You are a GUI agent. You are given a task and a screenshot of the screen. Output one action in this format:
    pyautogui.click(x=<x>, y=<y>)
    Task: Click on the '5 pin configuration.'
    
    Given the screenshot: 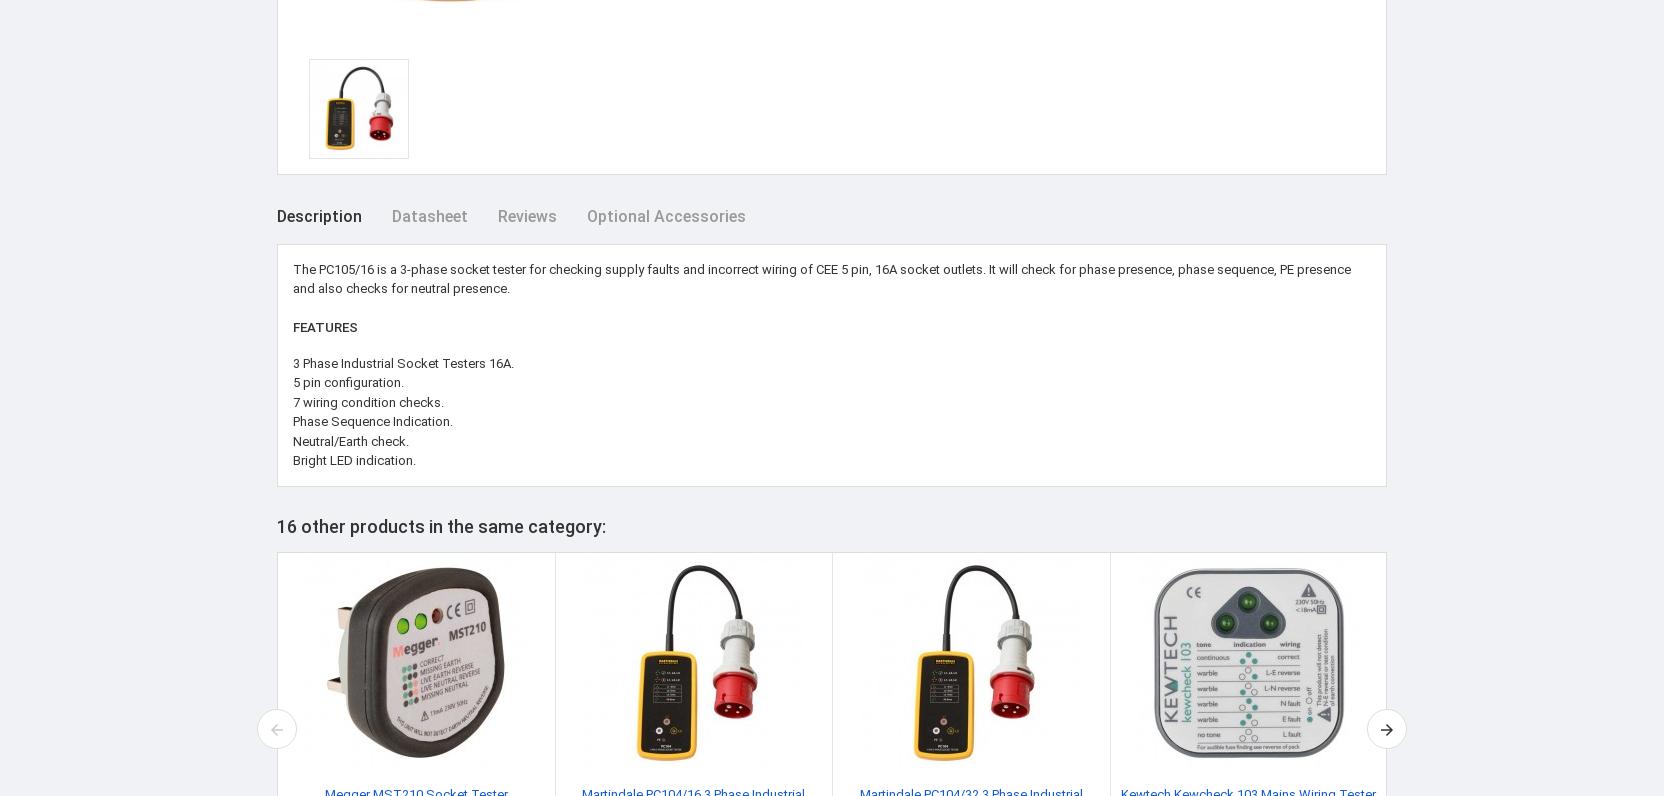 What is the action you would take?
    pyautogui.click(x=348, y=382)
    